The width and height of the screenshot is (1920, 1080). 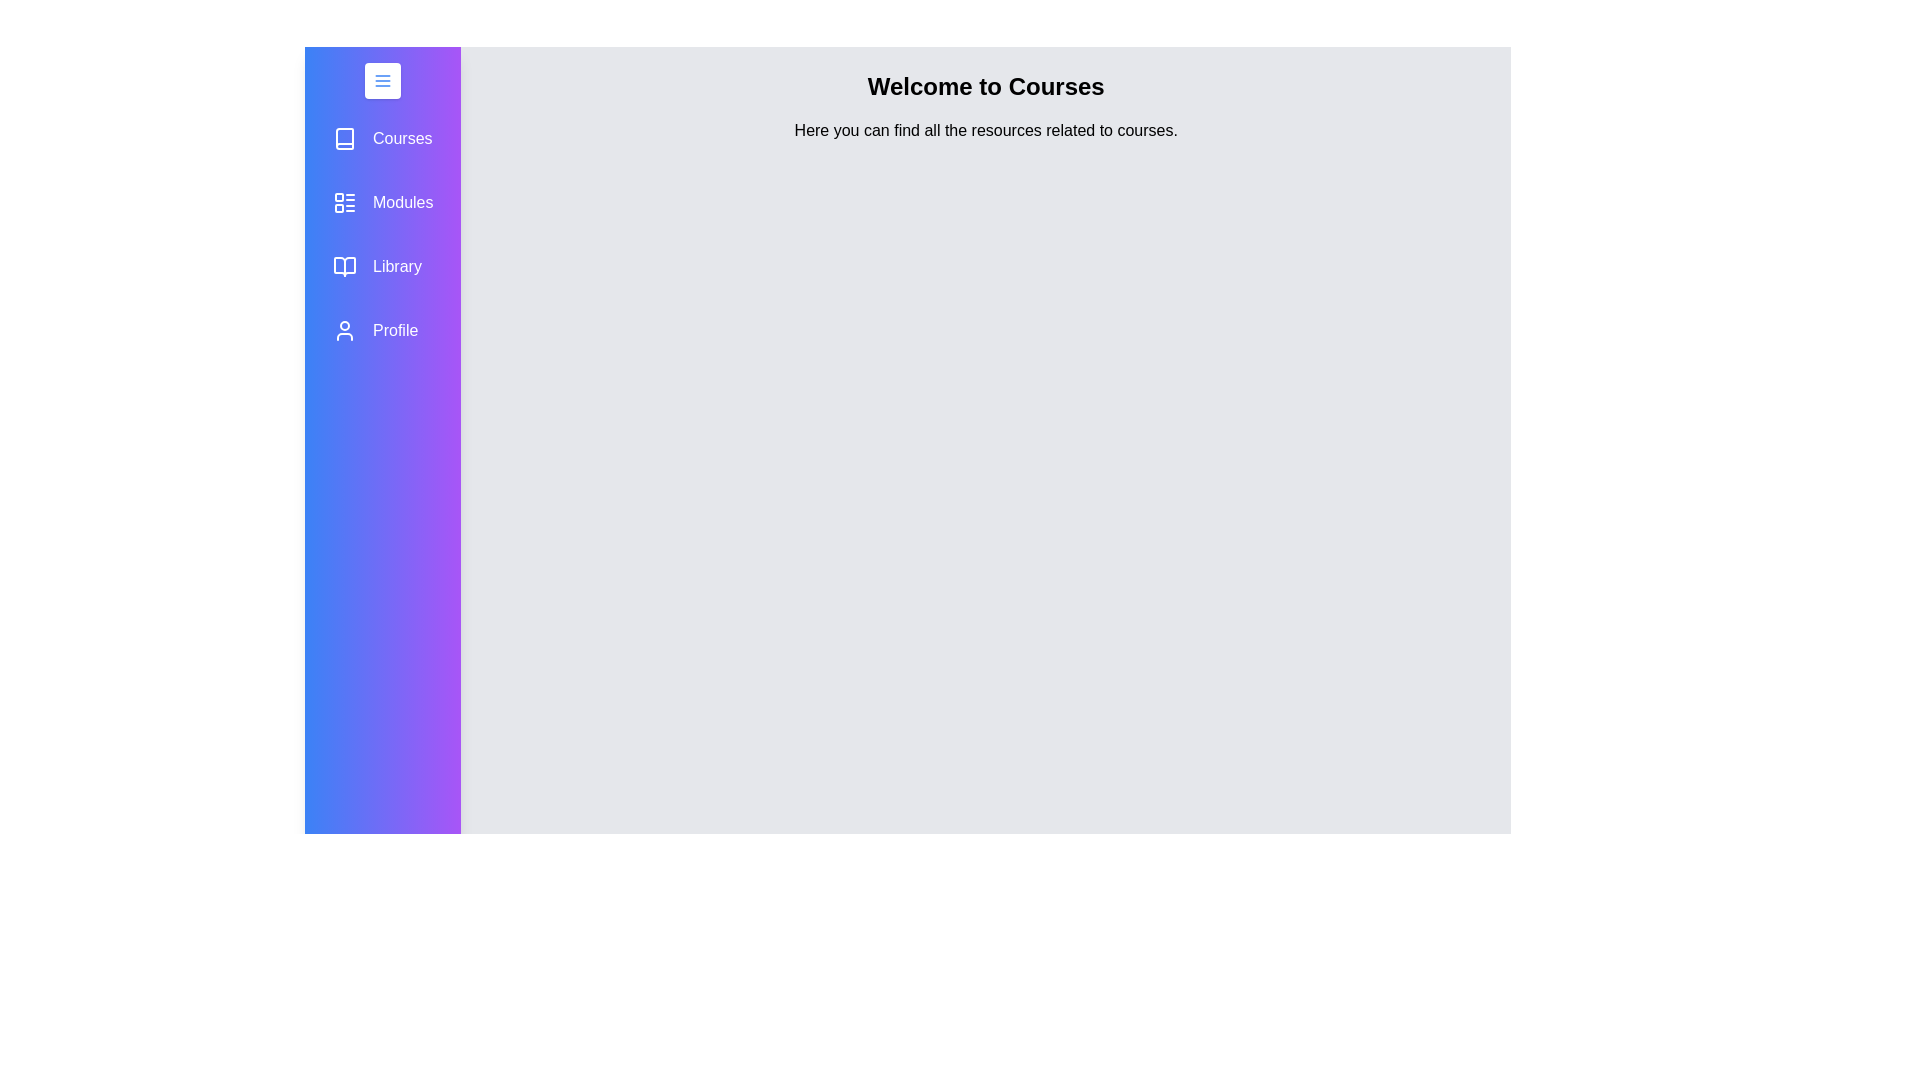 What do you see at coordinates (383, 330) in the screenshot?
I see `the Profile tab to observe the hover effect` at bounding box center [383, 330].